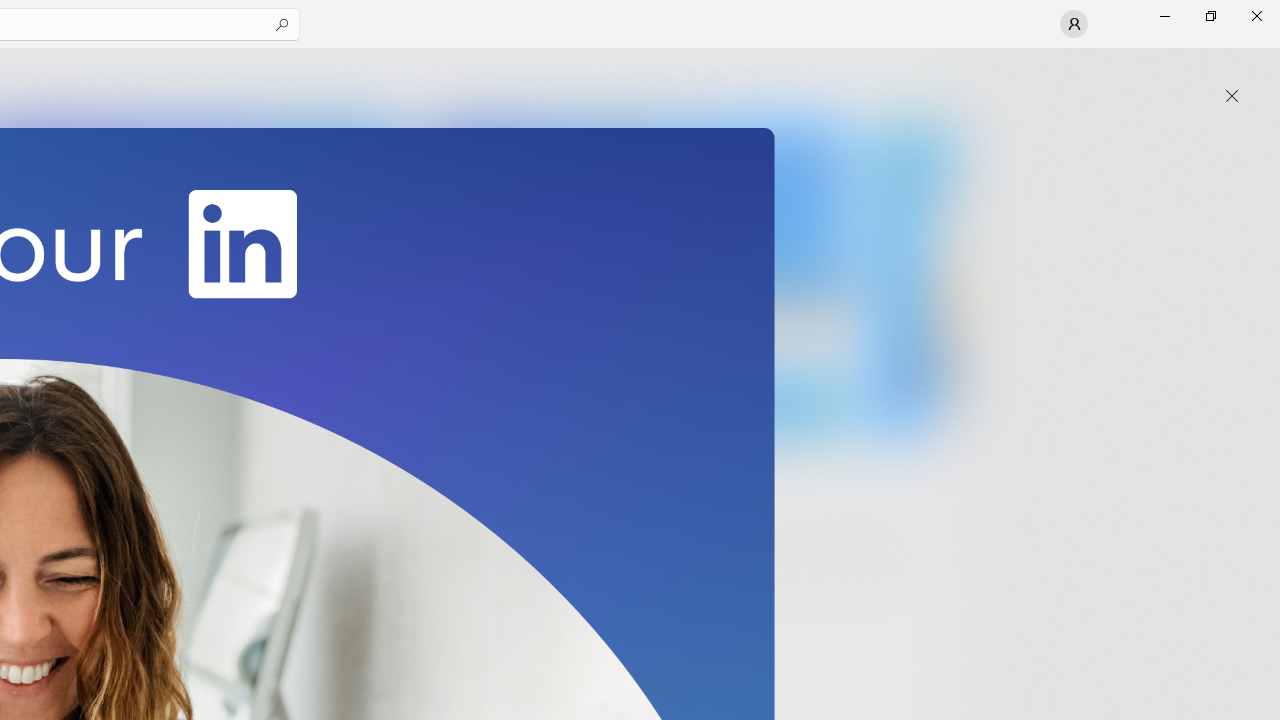 Image resolution: width=1280 pixels, height=720 pixels. Describe the element at coordinates (1231, 96) in the screenshot. I see `'close popup window'` at that location.